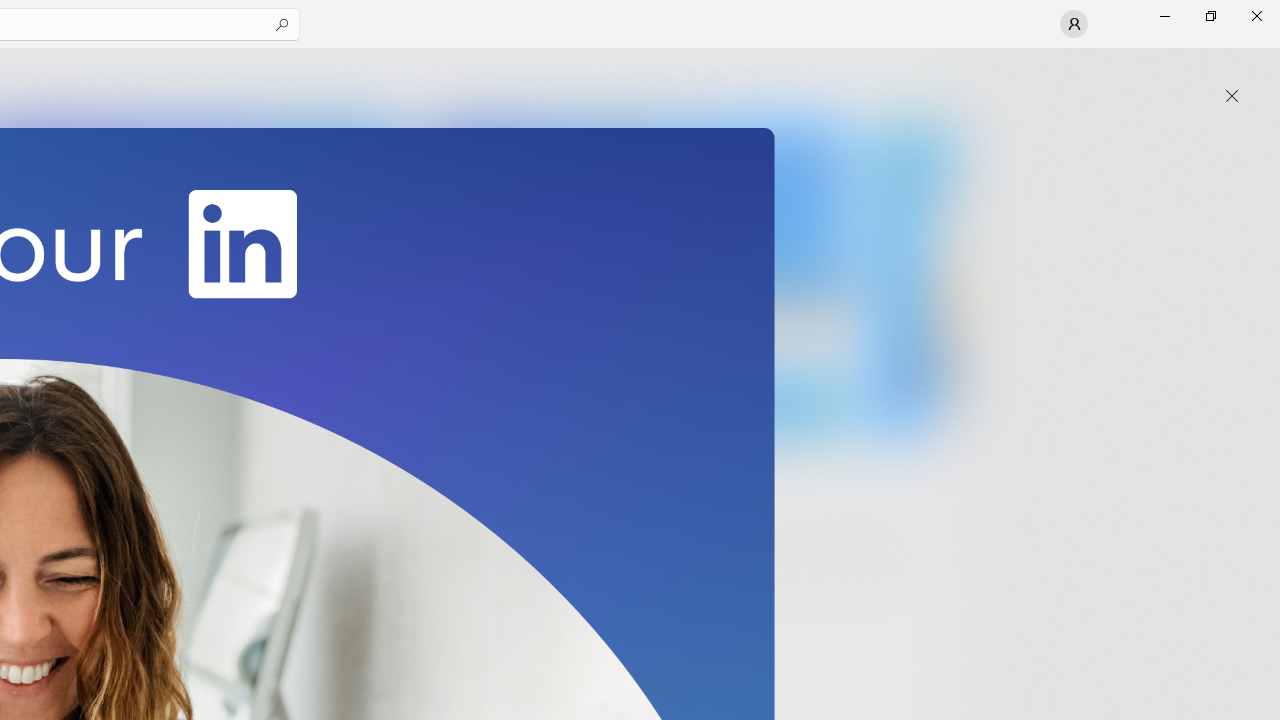 Image resolution: width=1280 pixels, height=720 pixels. Describe the element at coordinates (1231, 96) in the screenshot. I see `'close popup window'` at that location.